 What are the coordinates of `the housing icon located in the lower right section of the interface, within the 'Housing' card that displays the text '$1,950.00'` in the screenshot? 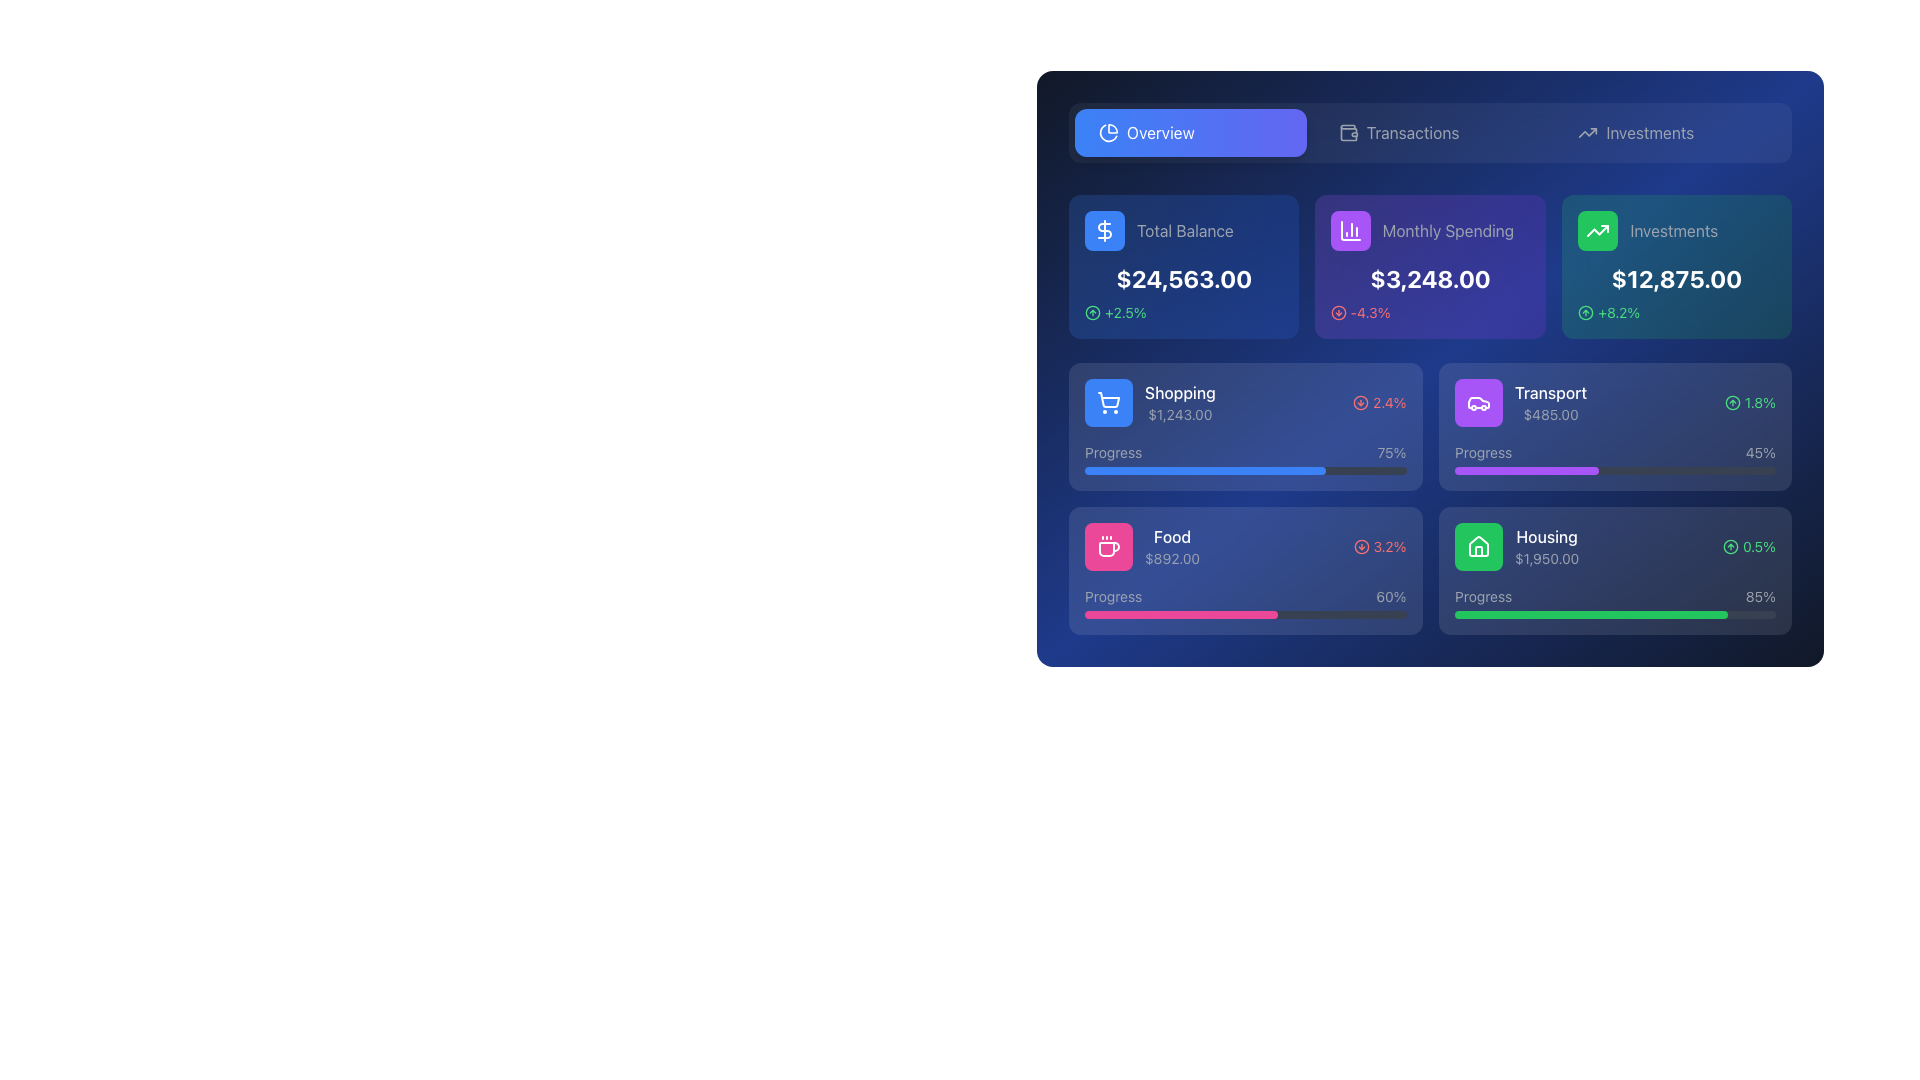 It's located at (1478, 547).